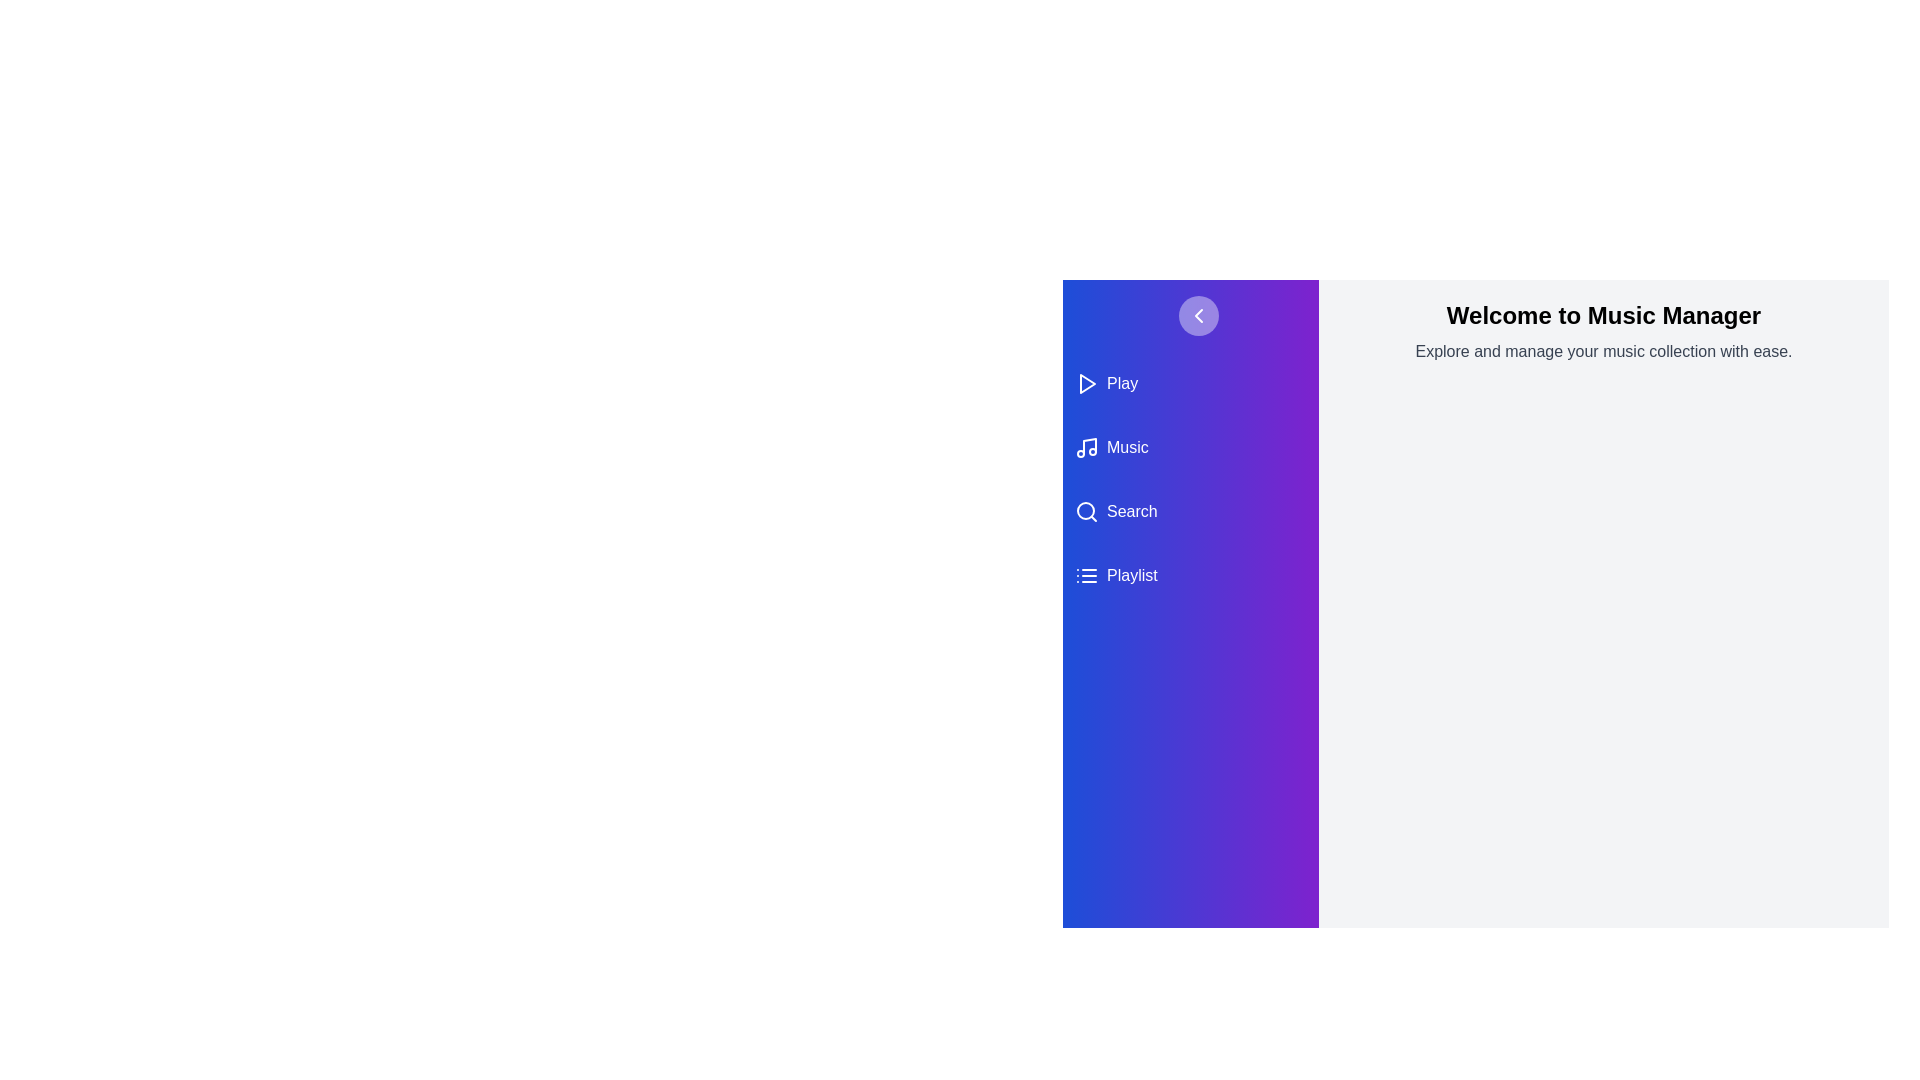 The image size is (1920, 1080). Describe the element at coordinates (1190, 575) in the screenshot. I see `the 'Playlist' category in the drawer` at that location.